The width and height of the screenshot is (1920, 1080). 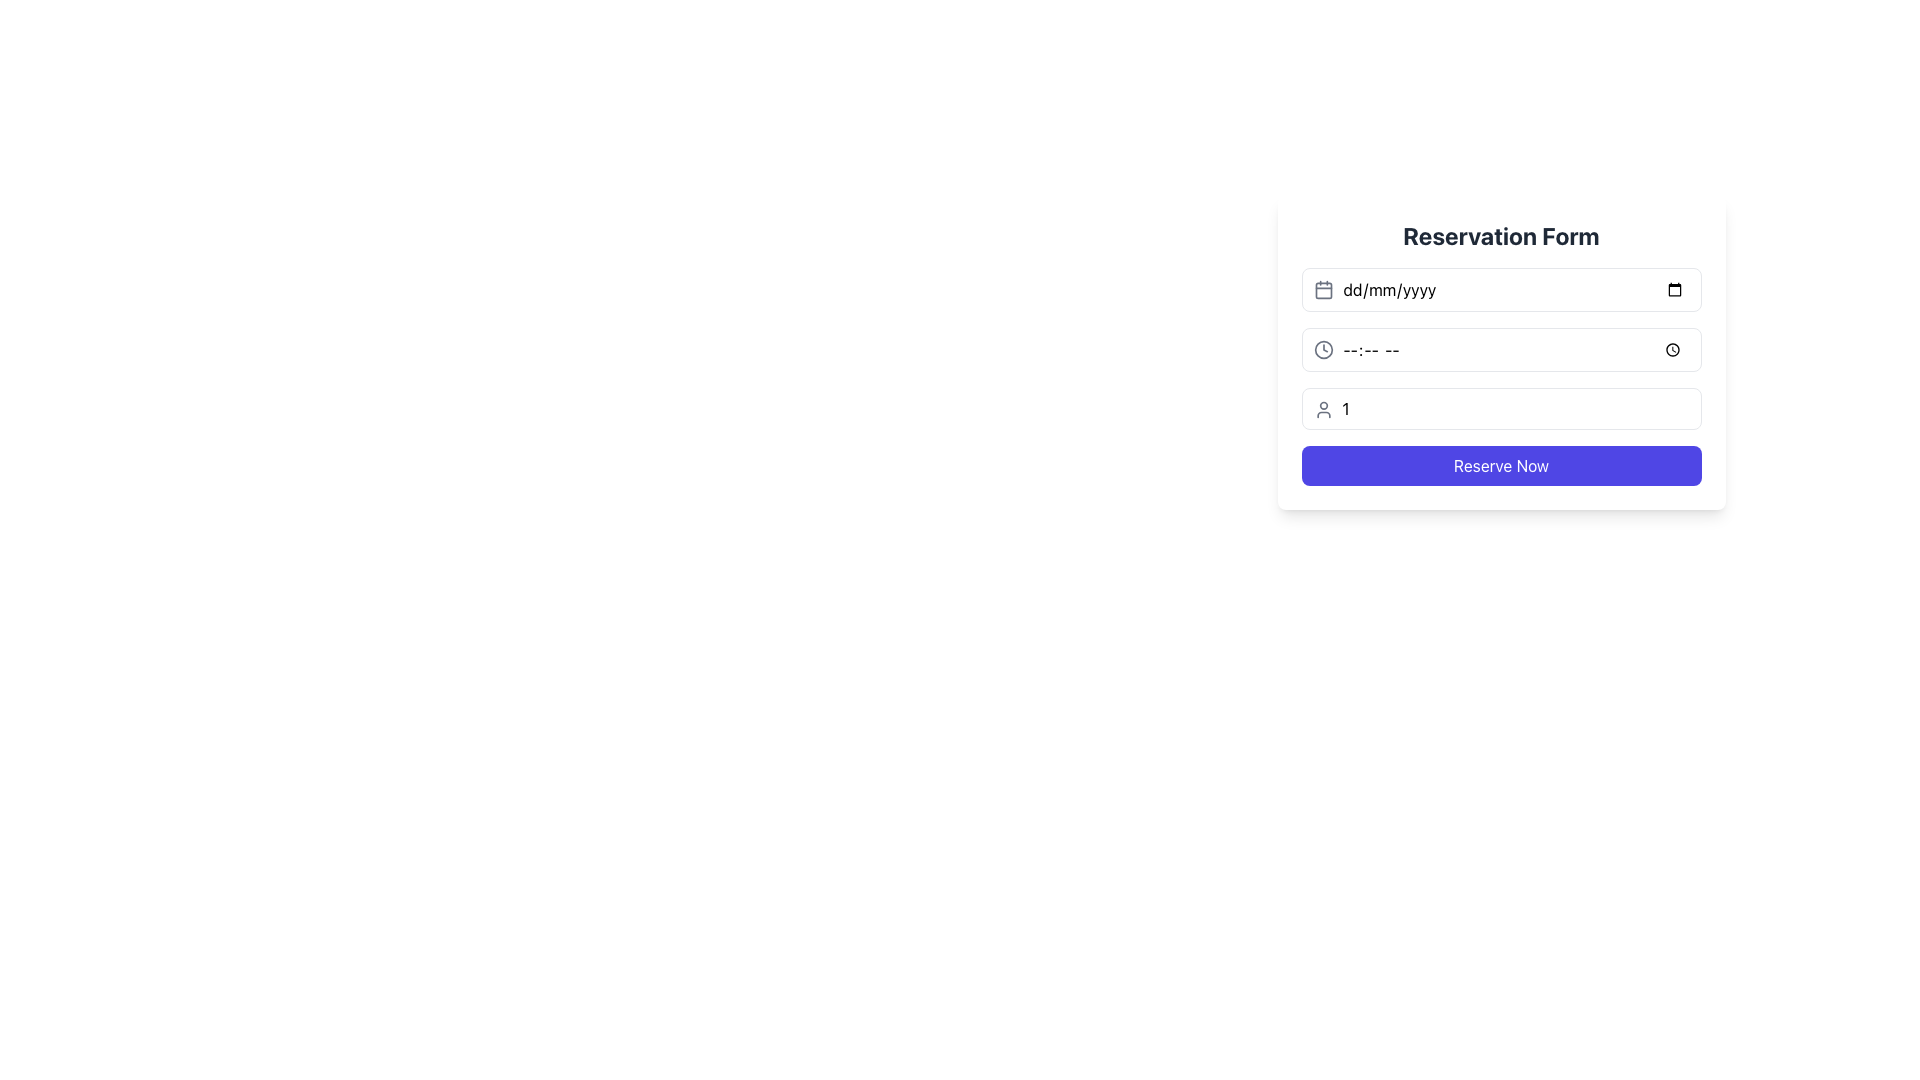 I want to click on the reservation form to focus on the input fields, so click(x=1501, y=352).